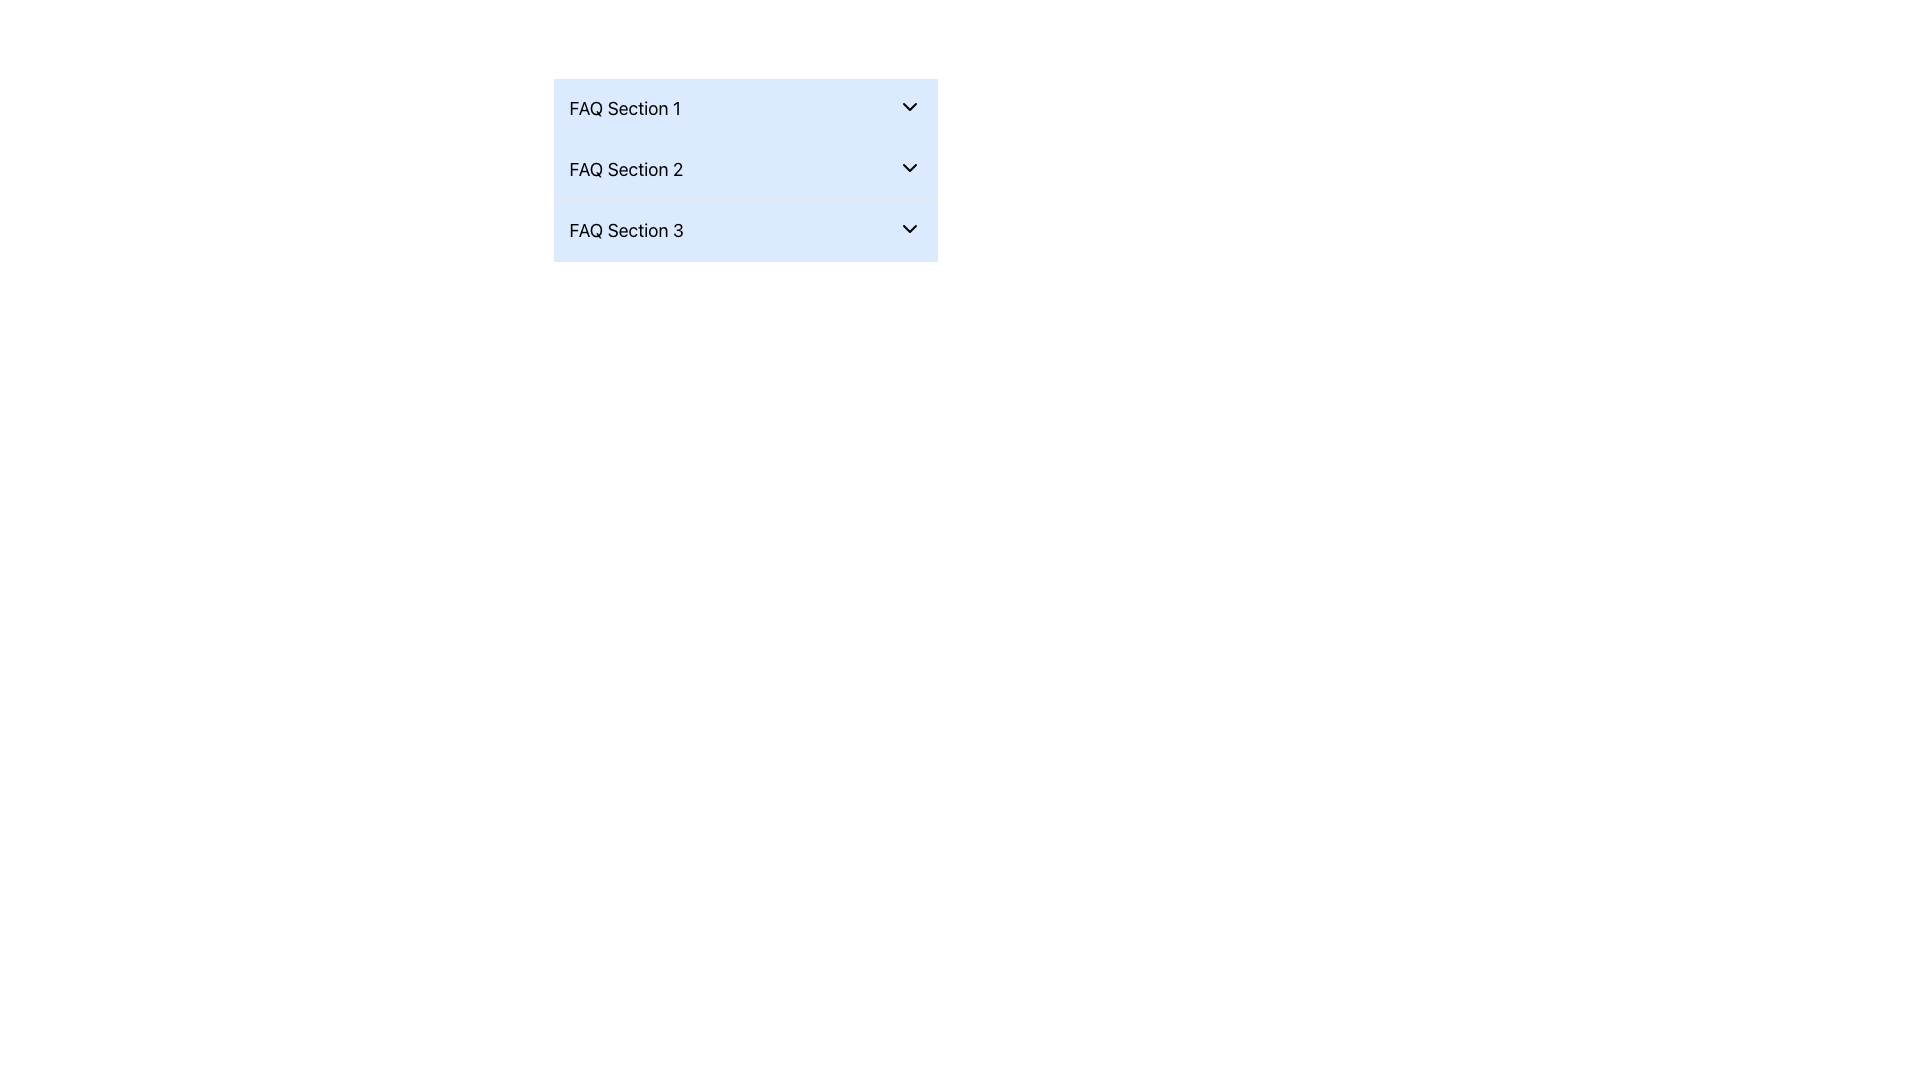 This screenshot has height=1080, width=1920. I want to click on the button next to 'FAQ Section 2', so click(908, 167).